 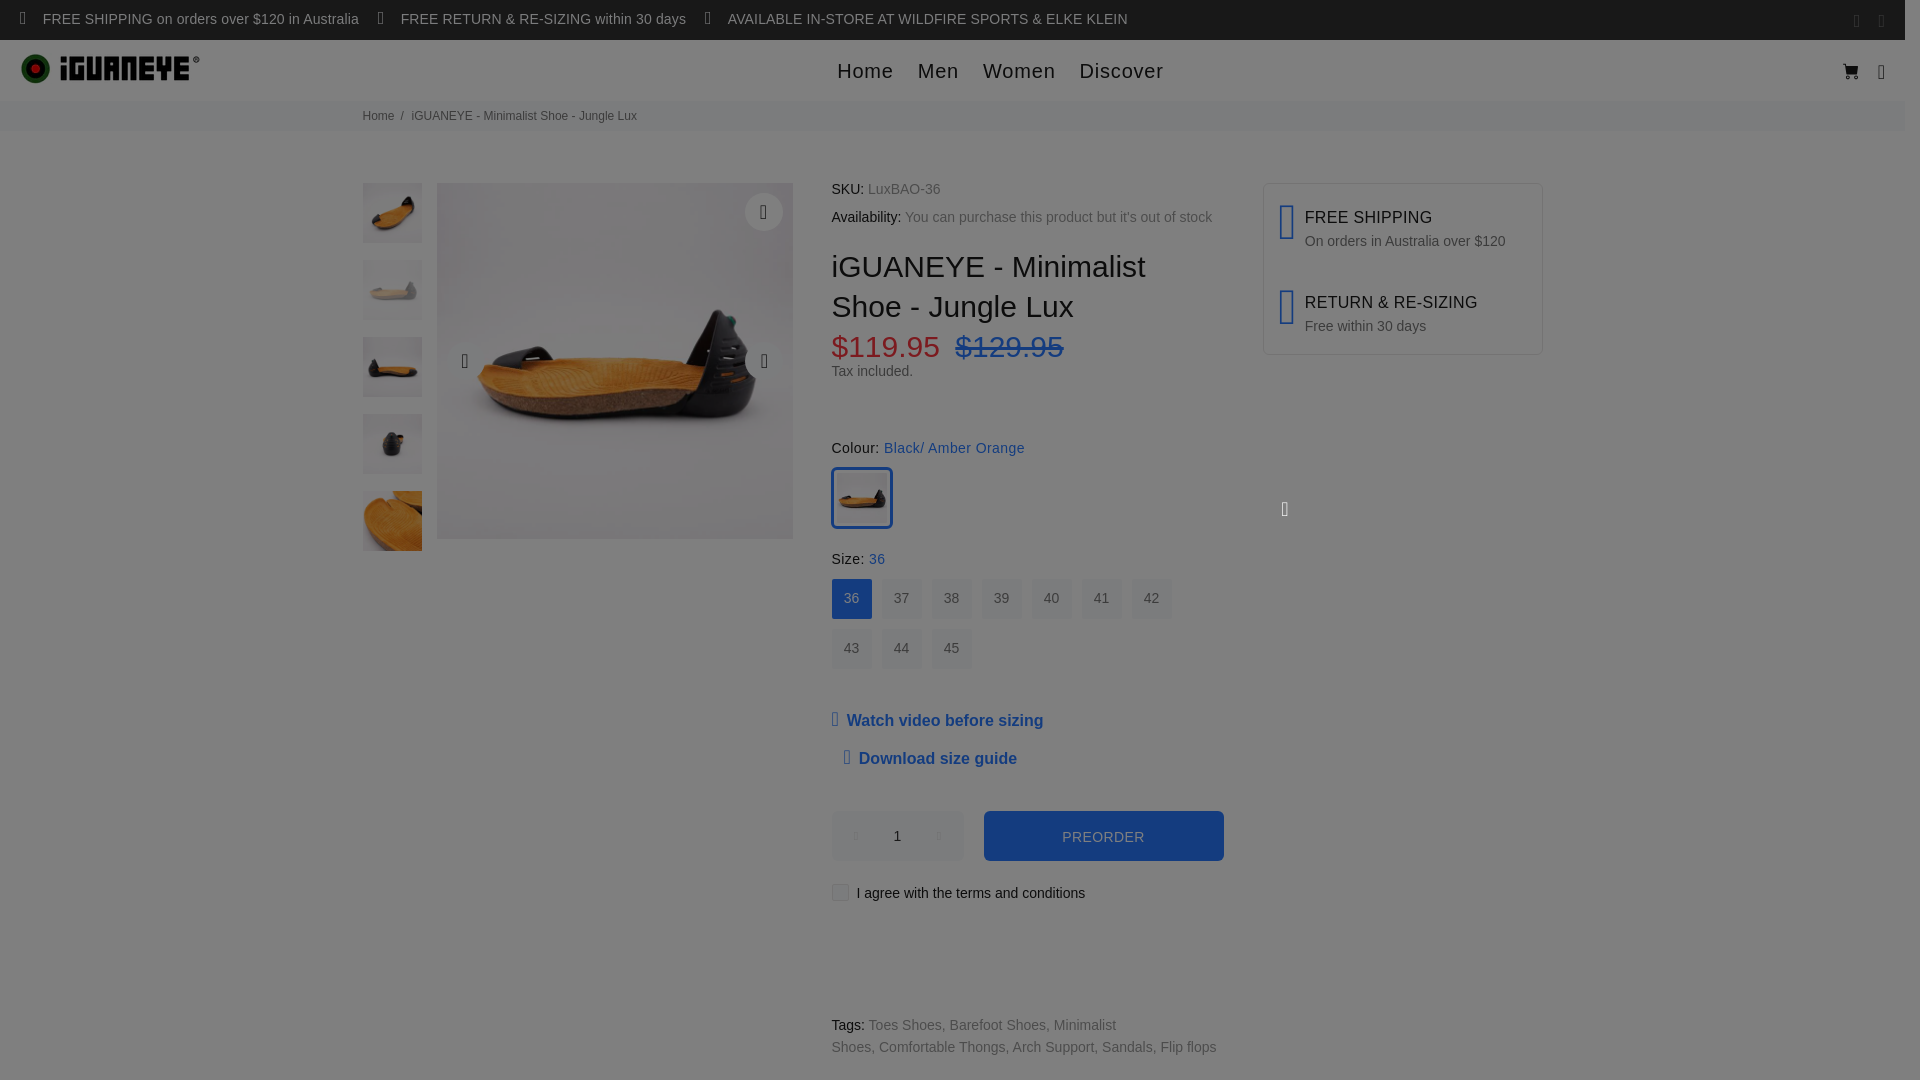 What do you see at coordinates (1002, 597) in the screenshot?
I see `'39'` at bounding box center [1002, 597].